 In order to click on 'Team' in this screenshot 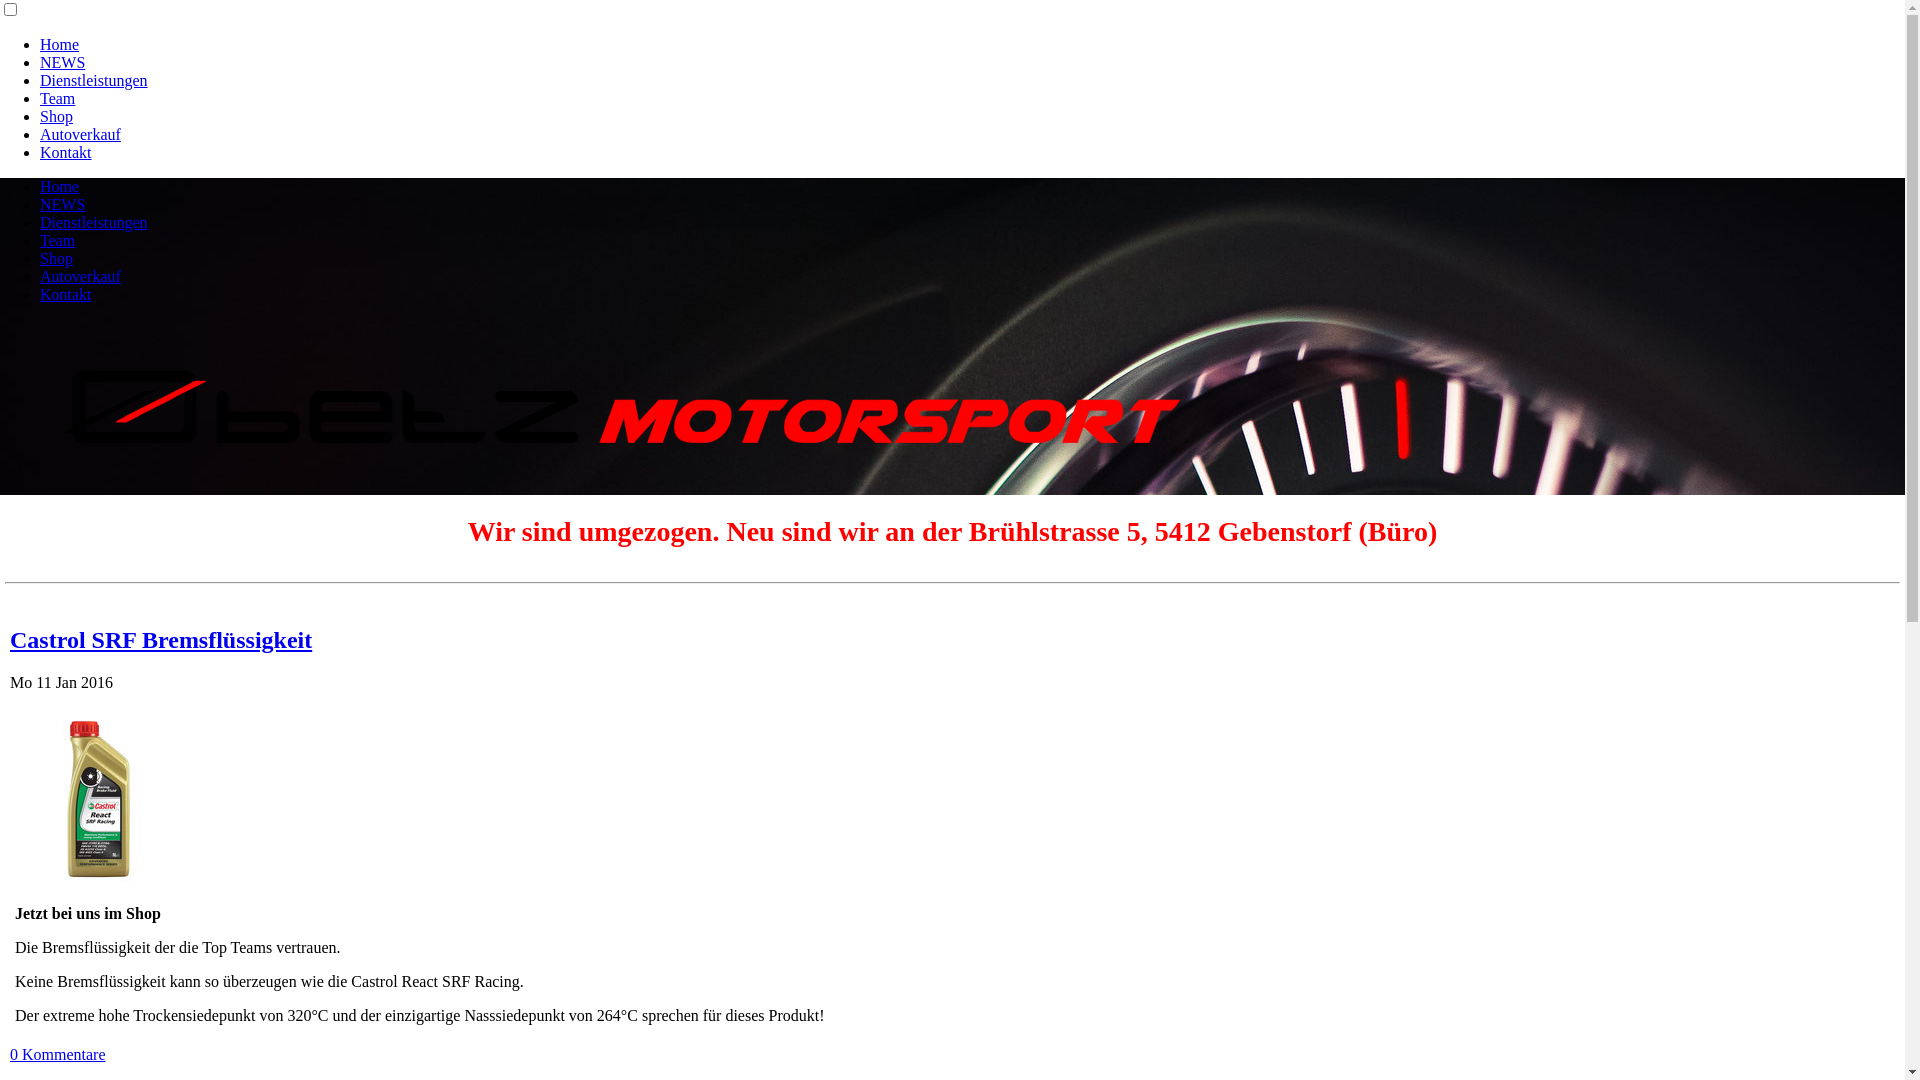, I will do `click(57, 239)`.